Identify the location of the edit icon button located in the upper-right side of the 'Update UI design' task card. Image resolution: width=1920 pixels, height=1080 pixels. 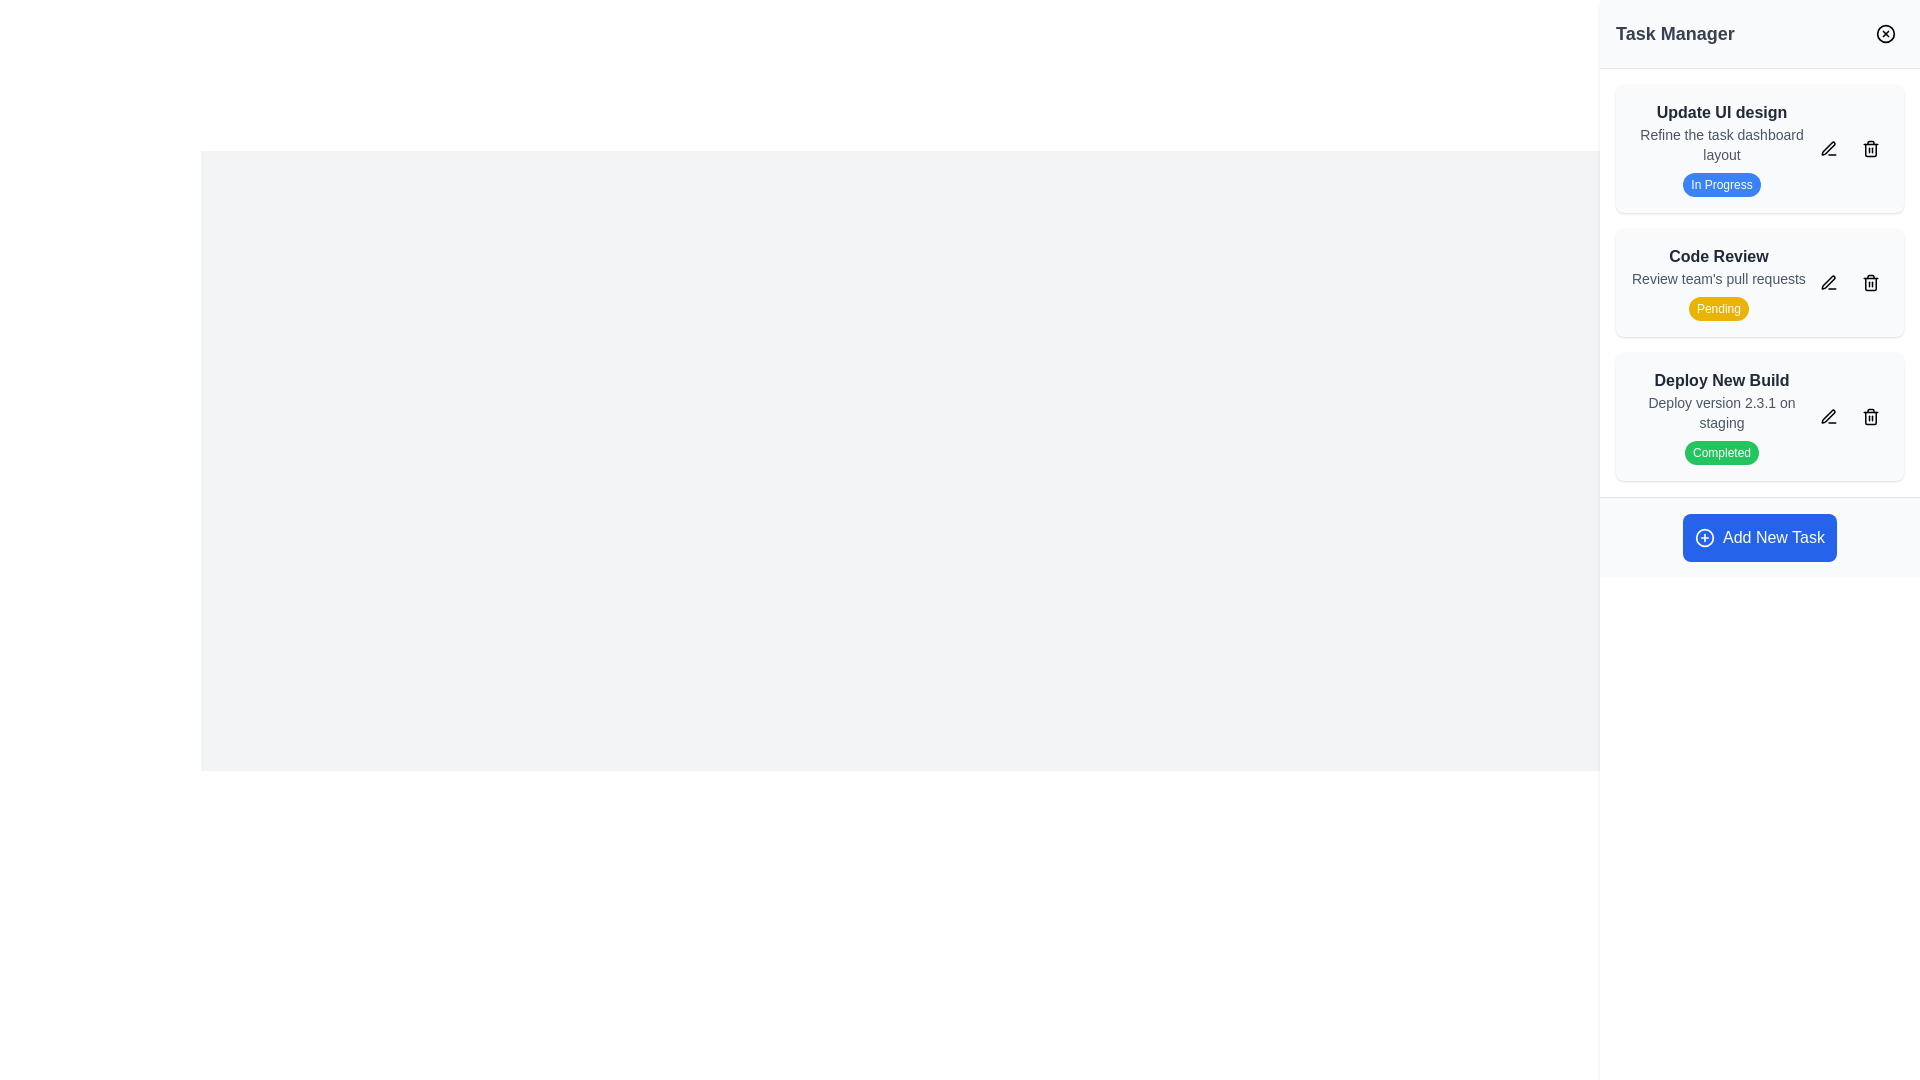
(1828, 148).